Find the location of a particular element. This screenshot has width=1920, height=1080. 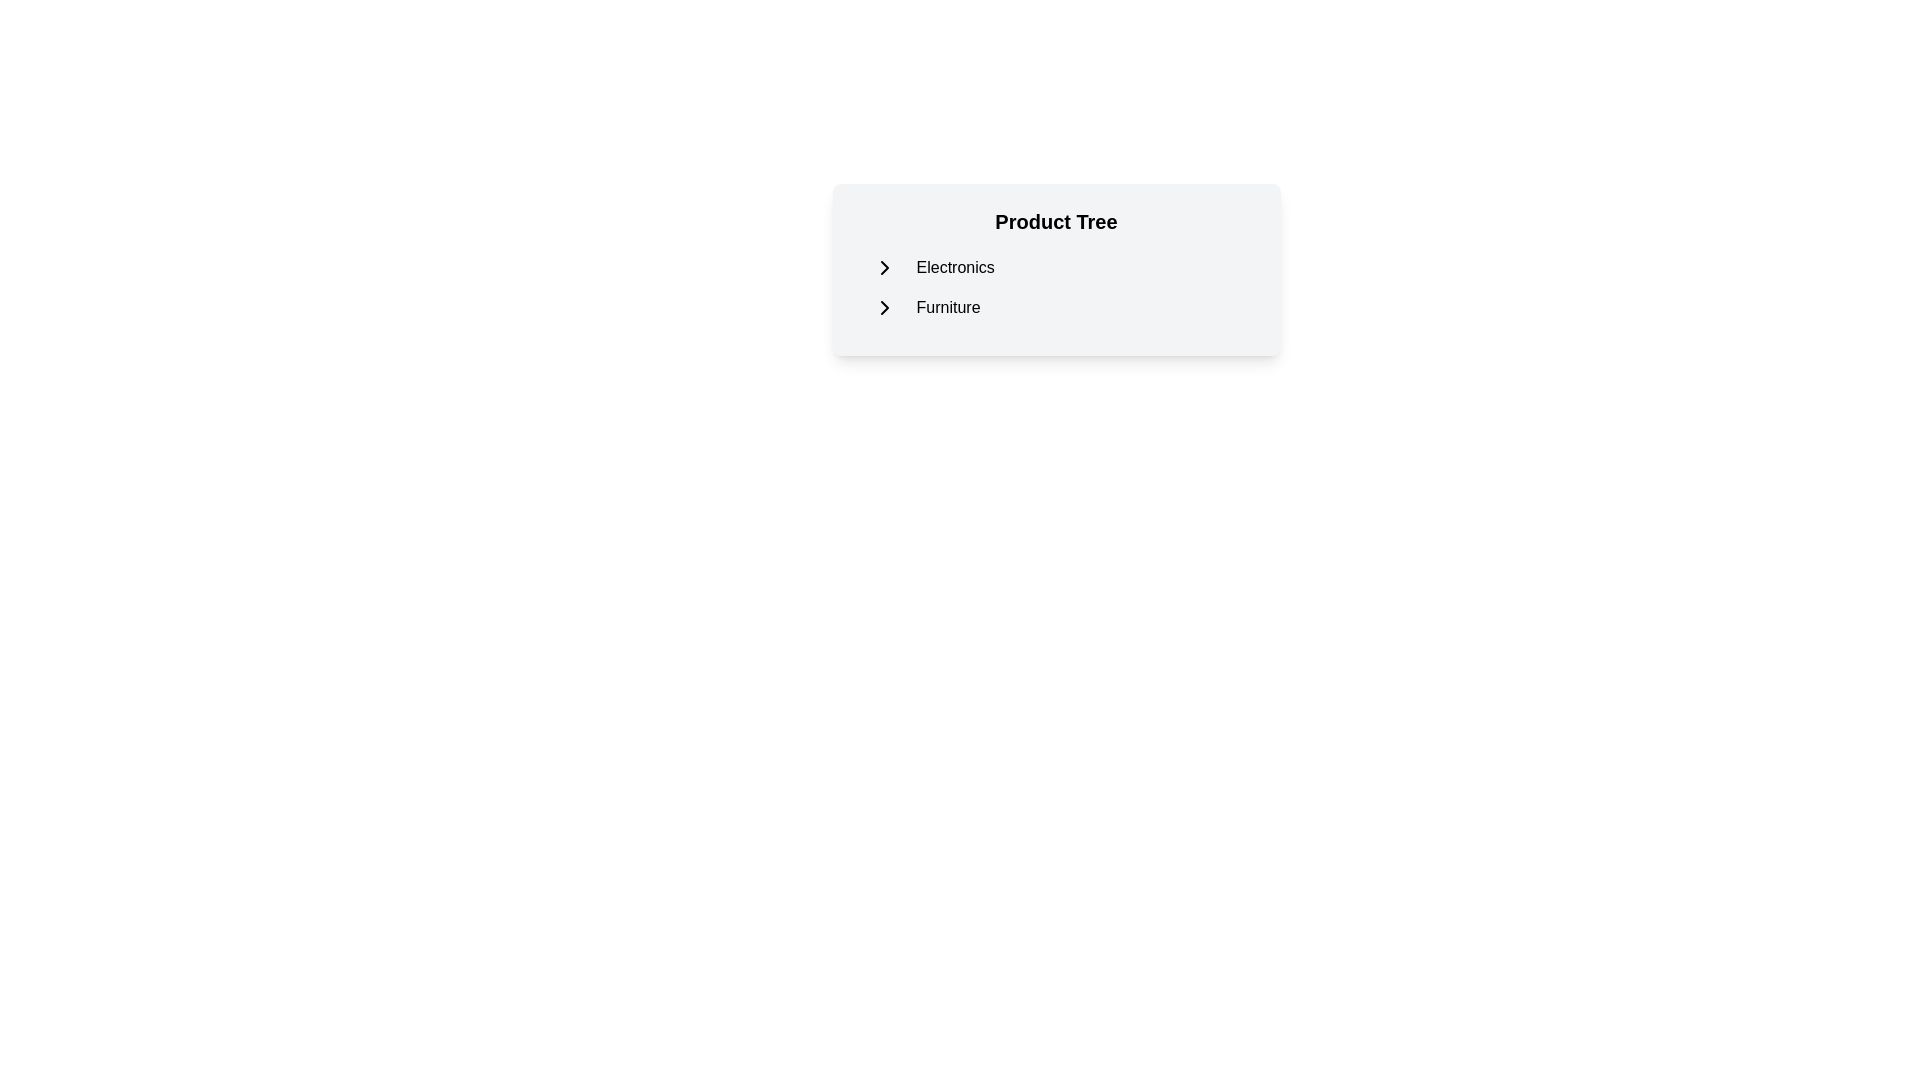

the right-pointing chevron icon button is located at coordinates (883, 308).